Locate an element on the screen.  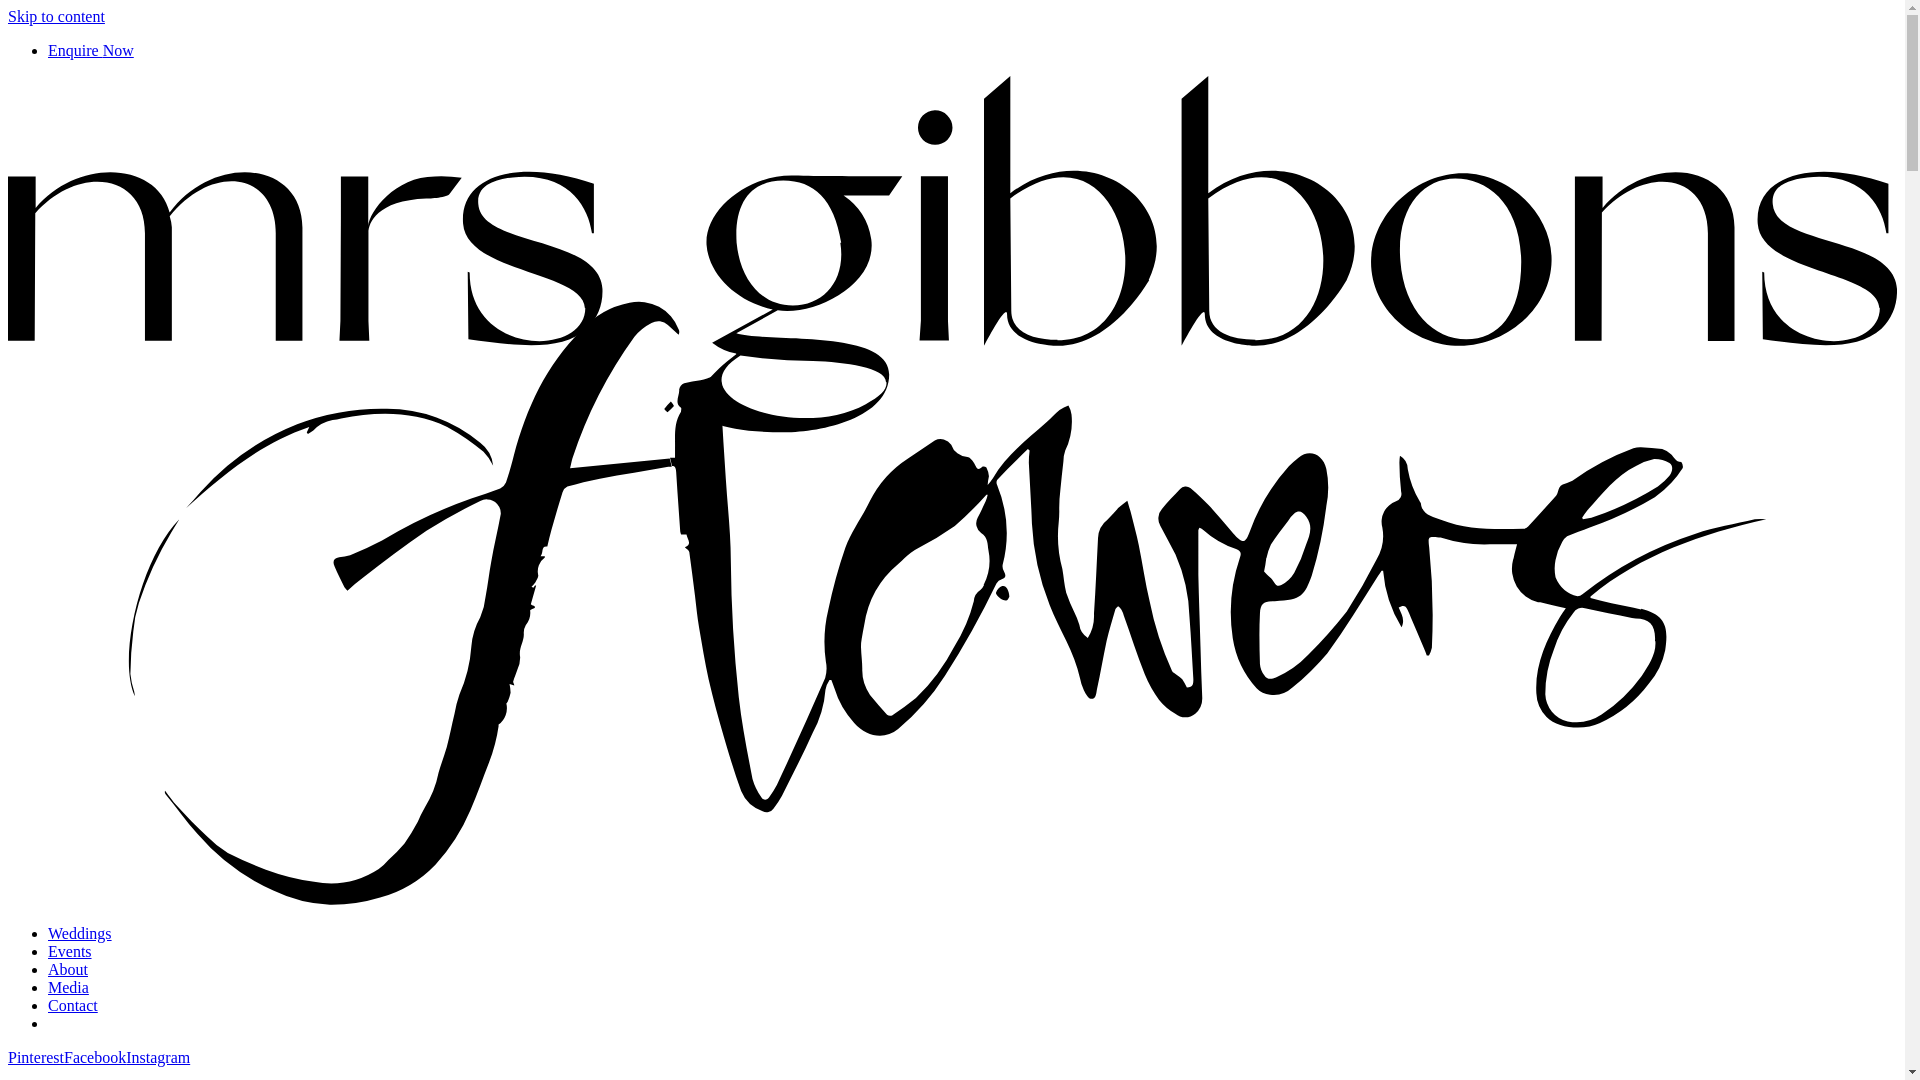
'Enquire Now' is located at coordinates (90, 49).